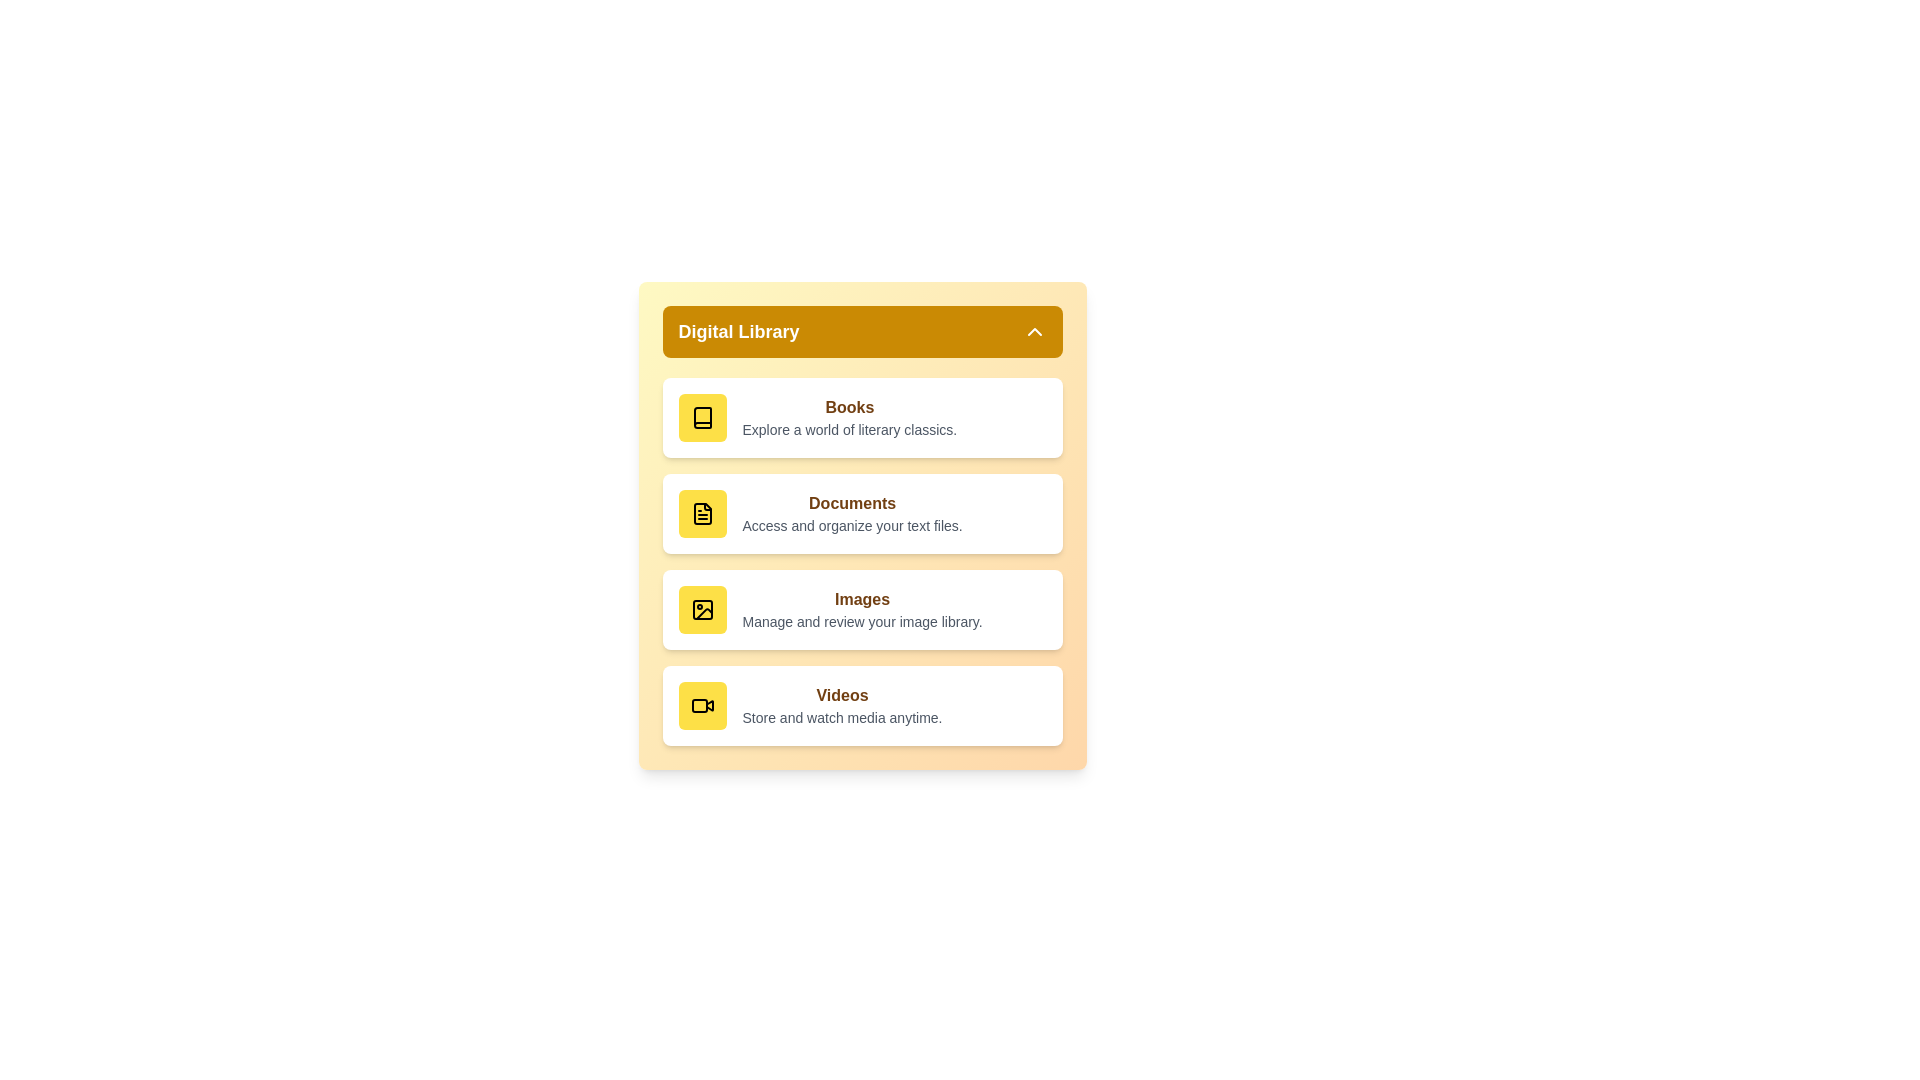 This screenshot has height=1080, width=1920. What do you see at coordinates (852, 524) in the screenshot?
I see `the description of the Documents section` at bounding box center [852, 524].